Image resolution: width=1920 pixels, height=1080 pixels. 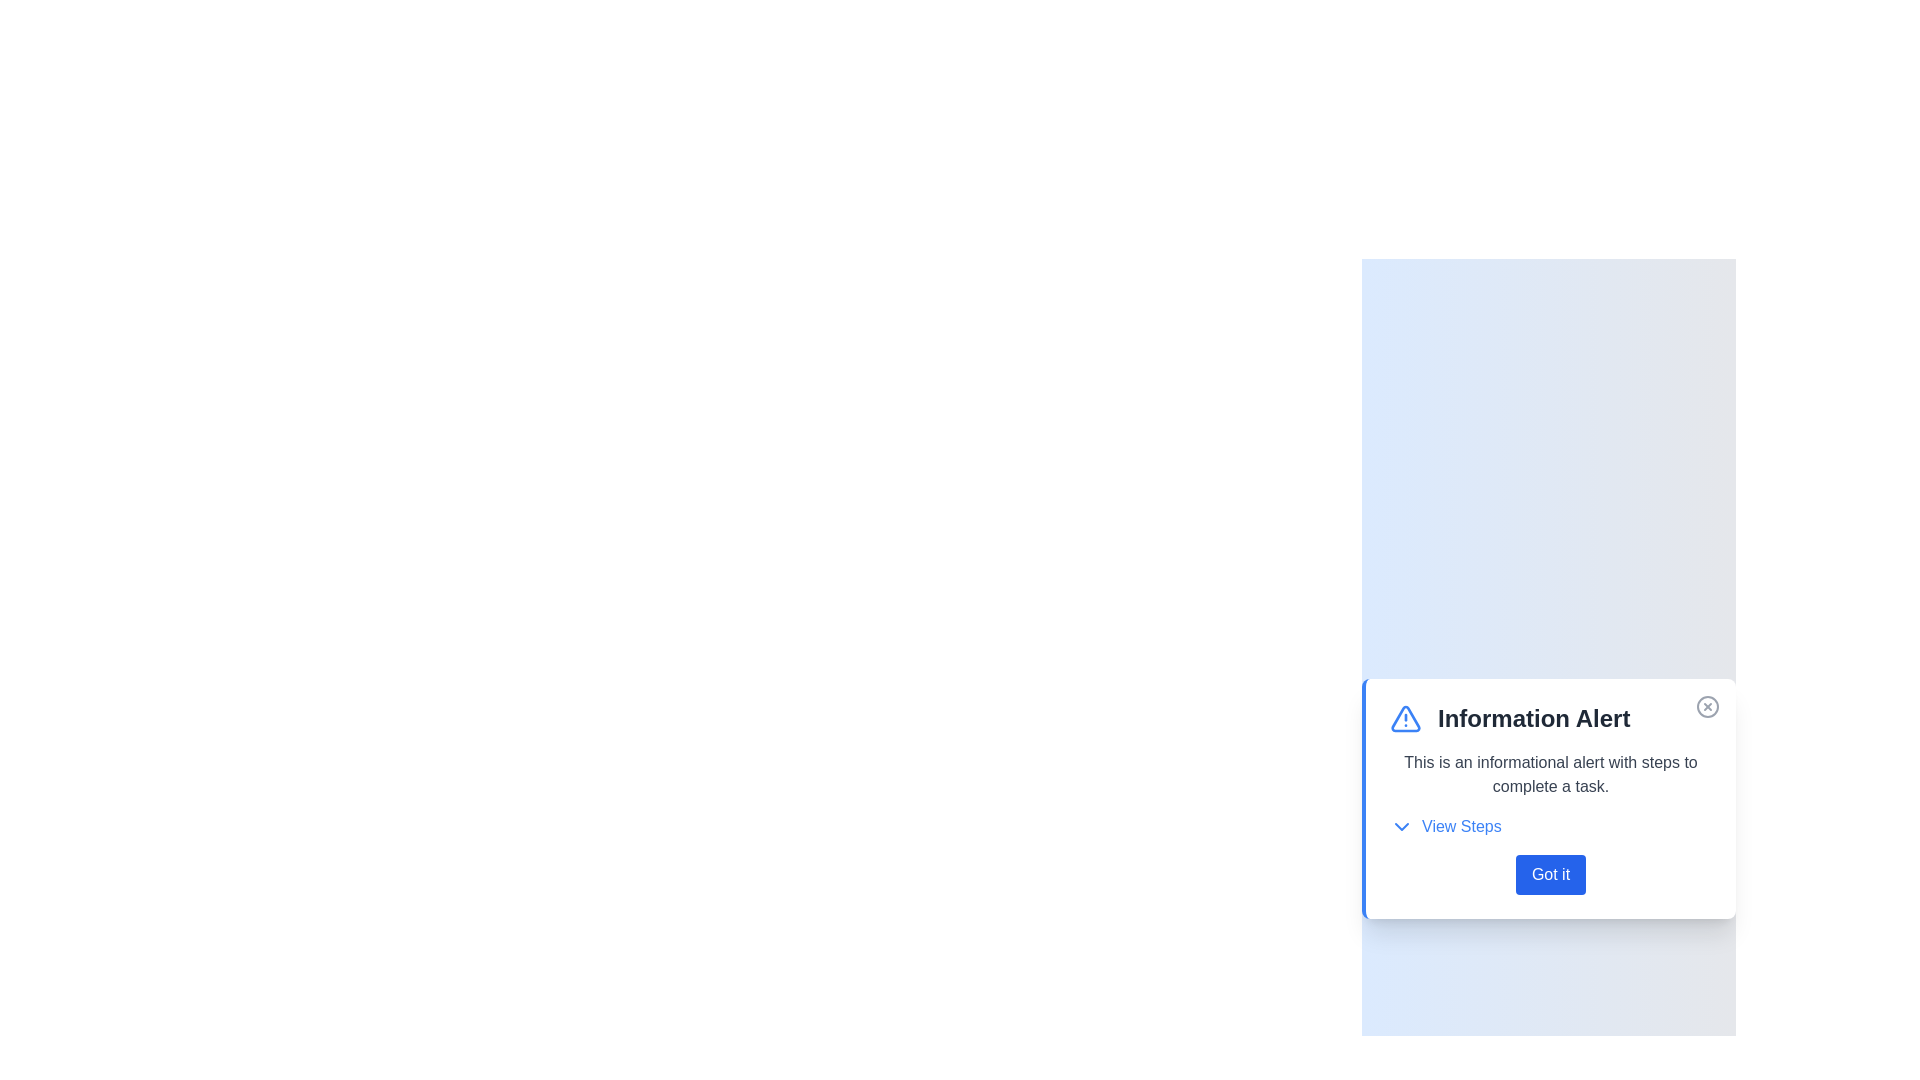 I want to click on the 'View Steps' button to expand the alert and view additional information, so click(x=1445, y=826).